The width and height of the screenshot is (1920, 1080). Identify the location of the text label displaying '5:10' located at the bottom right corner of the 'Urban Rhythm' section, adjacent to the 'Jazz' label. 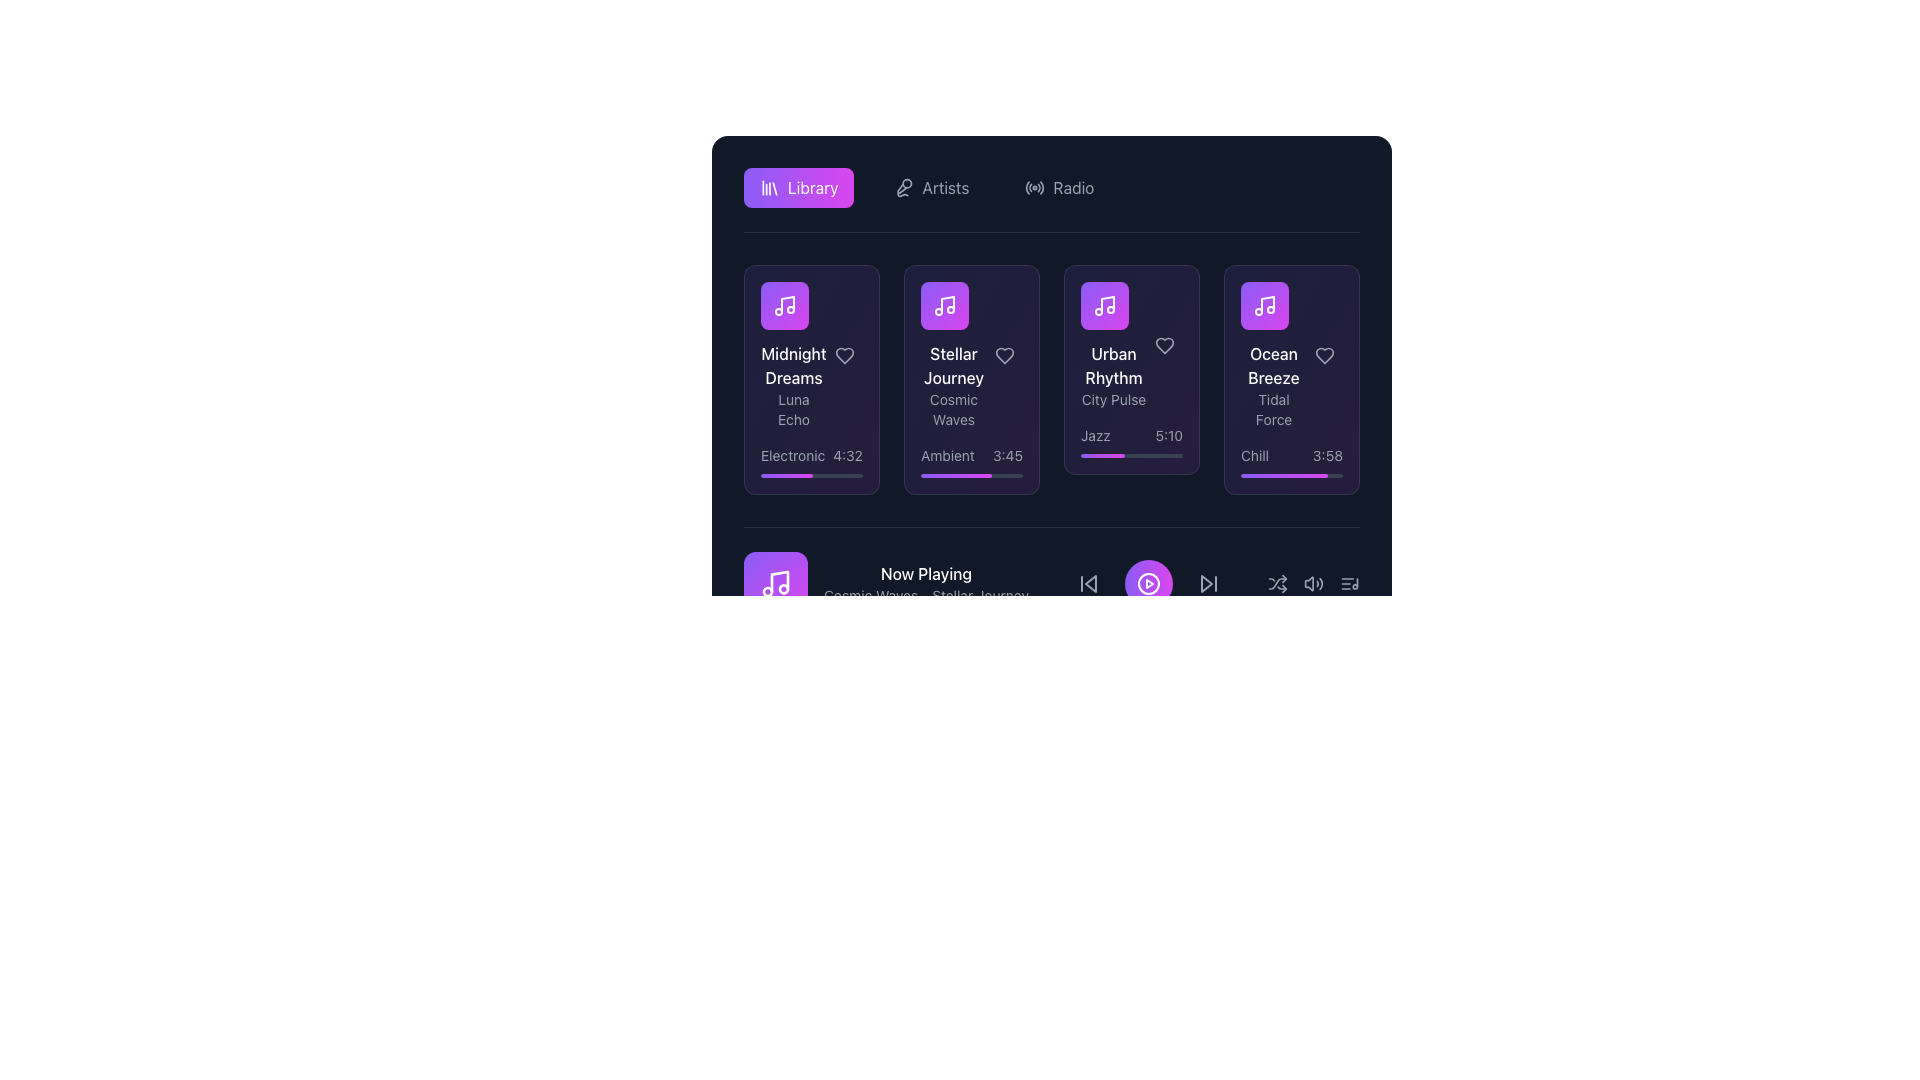
(1169, 434).